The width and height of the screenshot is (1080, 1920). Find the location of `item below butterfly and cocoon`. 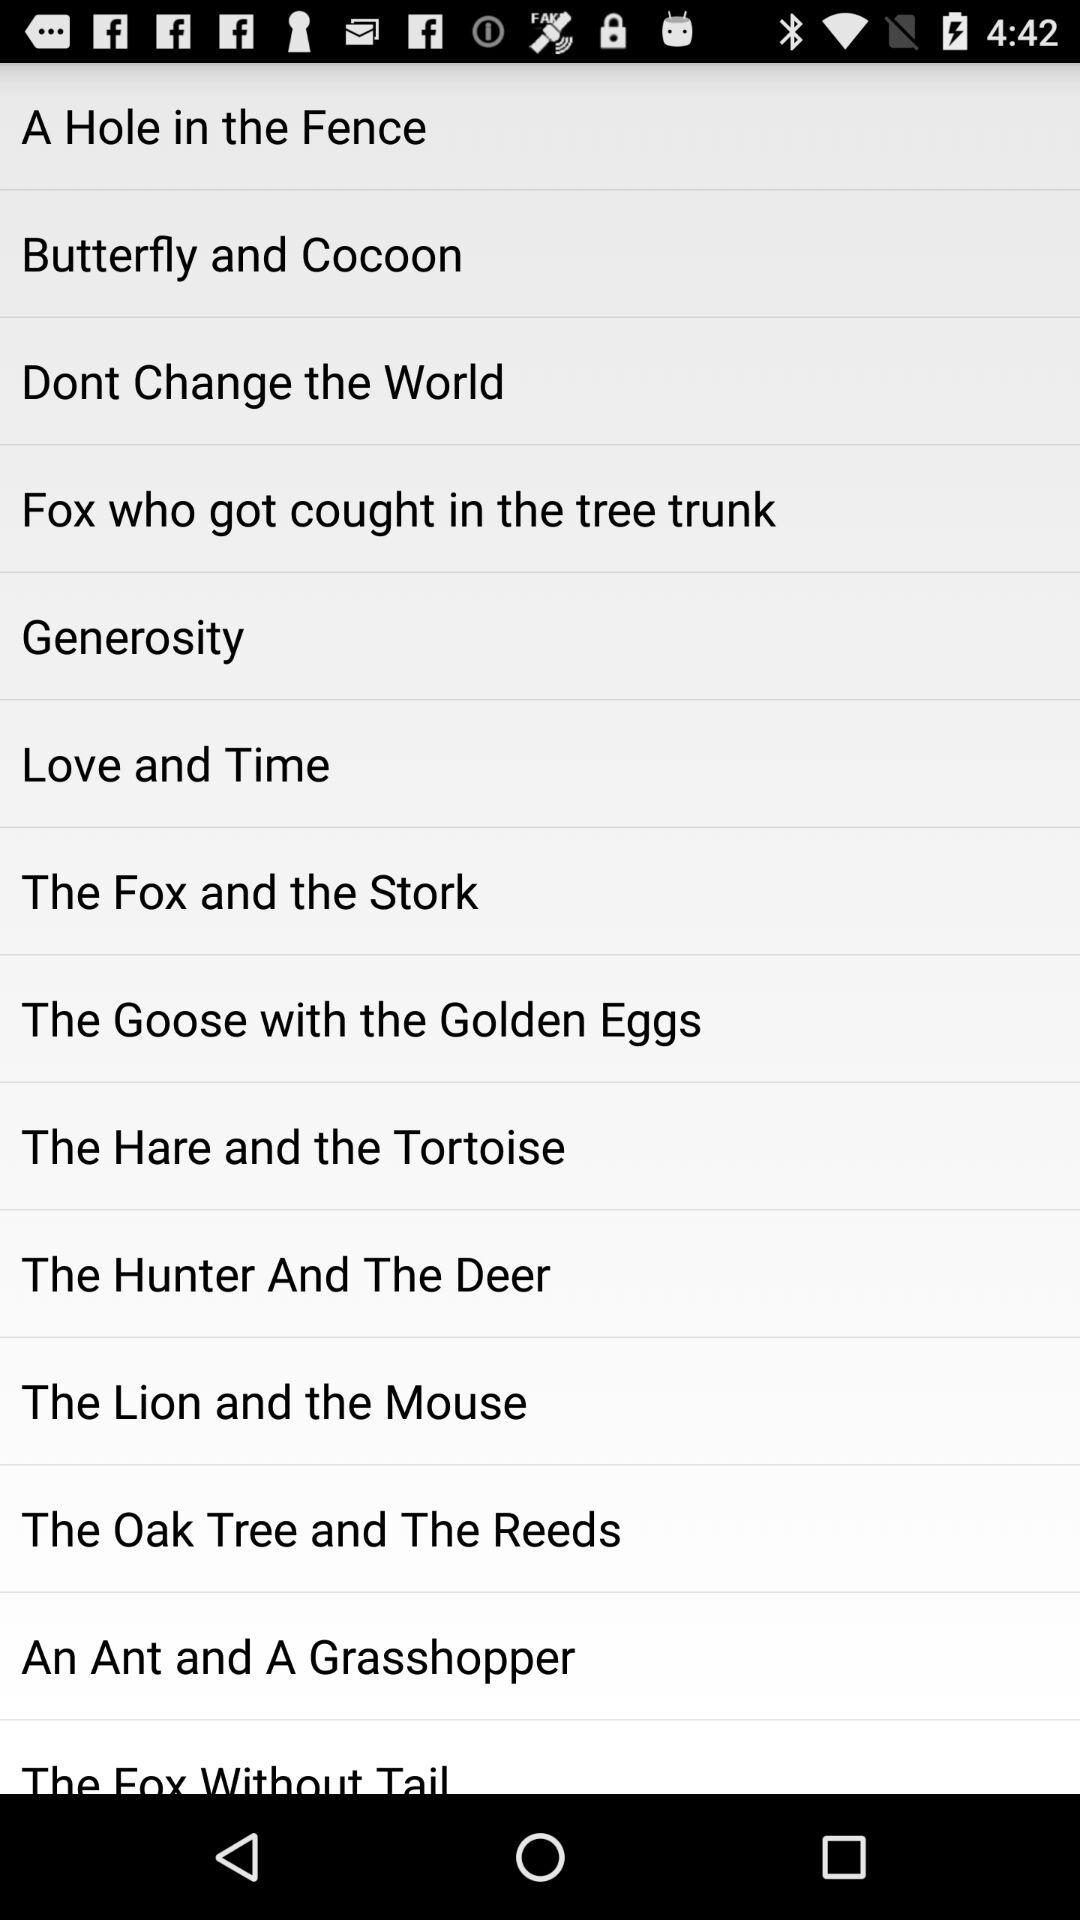

item below butterfly and cocoon is located at coordinates (540, 380).